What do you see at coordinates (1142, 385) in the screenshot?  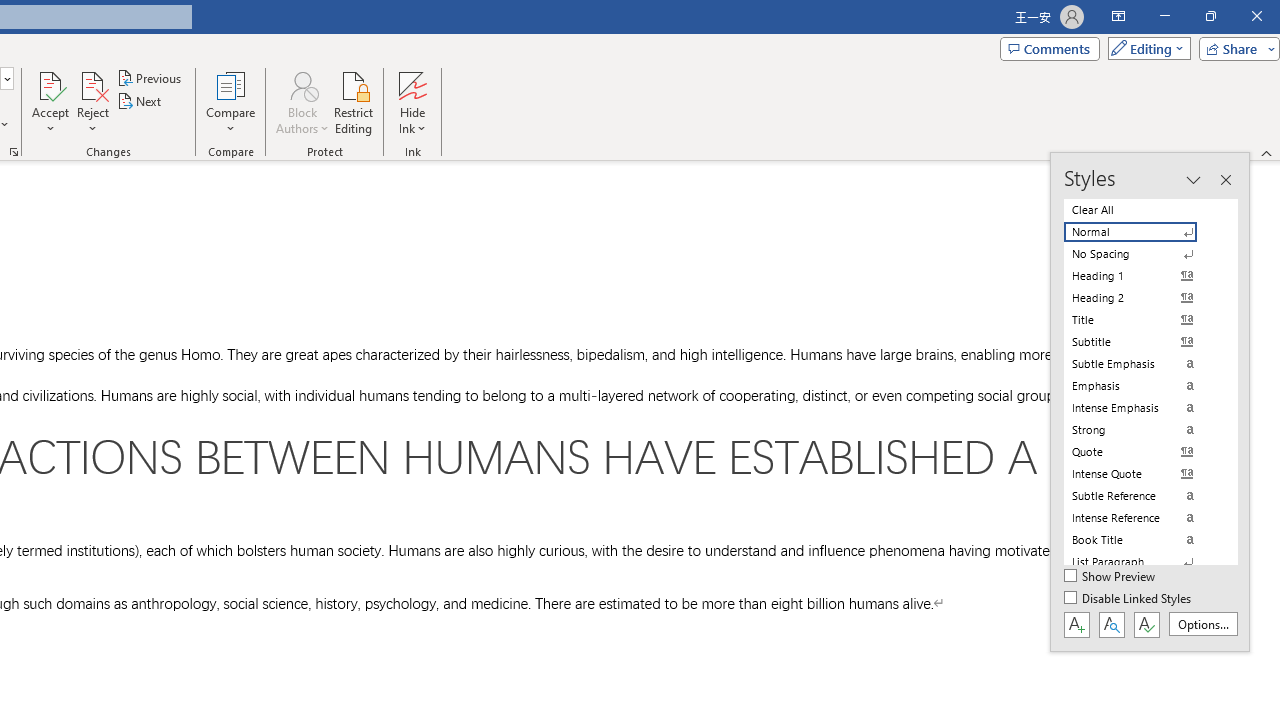 I see `'Emphasis'` at bounding box center [1142, 385].